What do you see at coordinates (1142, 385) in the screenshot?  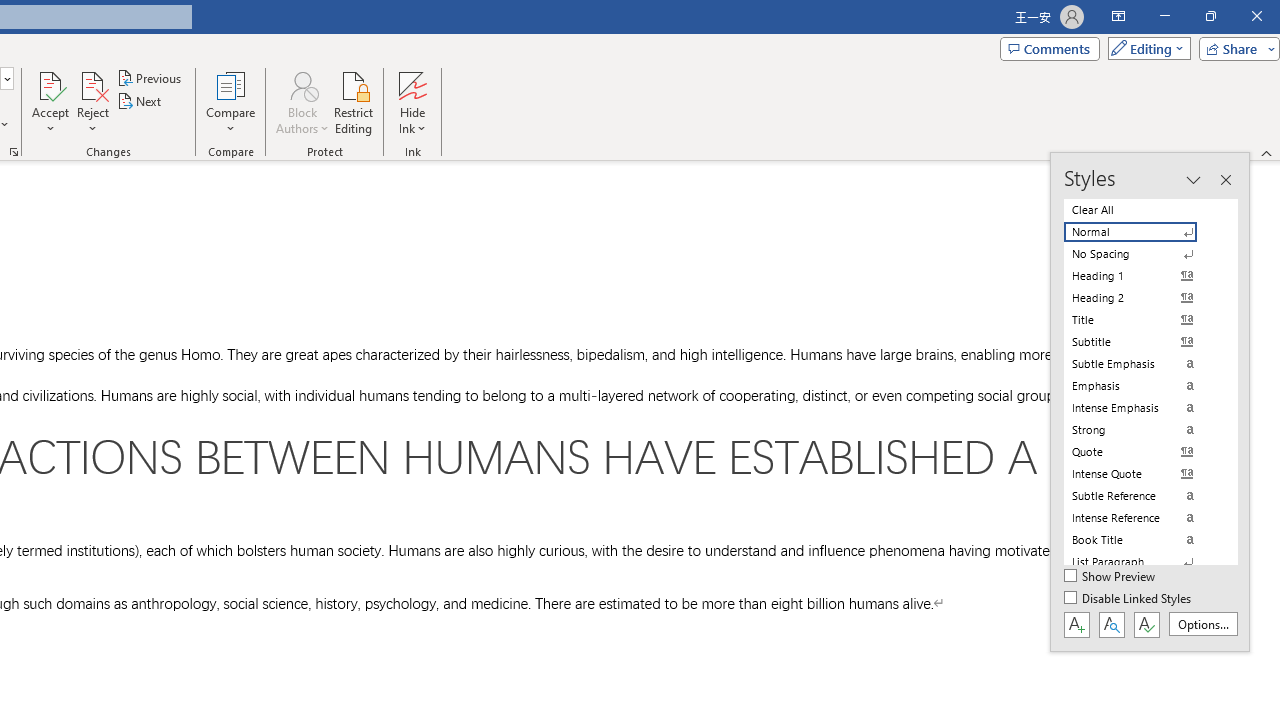 I see `'Emphasis'` at bounding box center [1142, 385].